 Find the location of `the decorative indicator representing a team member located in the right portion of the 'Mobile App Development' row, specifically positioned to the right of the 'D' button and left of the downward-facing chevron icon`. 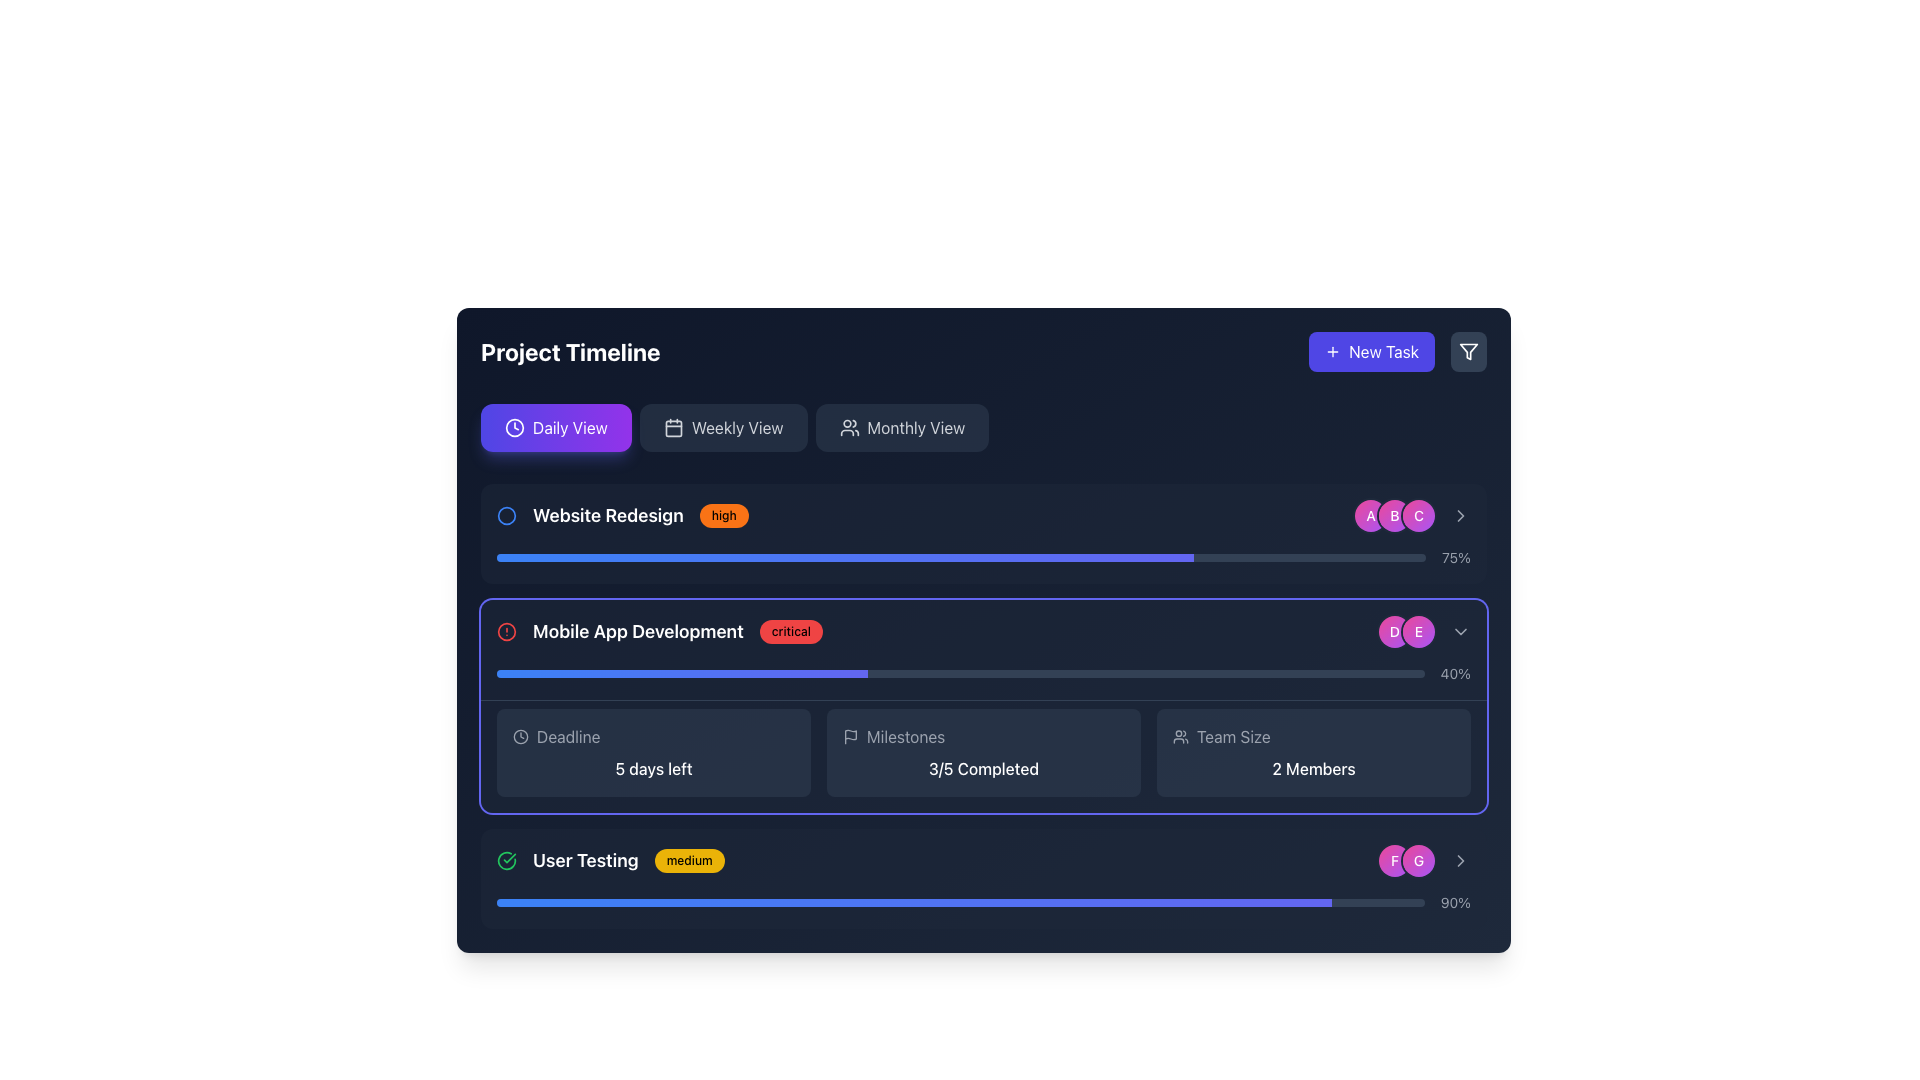

the decorative indicator representing a team member located in the right portion of the 'Mobile App Development' row, specifically positioned to the right of the 'D' button and left of the downward-facing chevron icon is located at coordinates (1424, 632).